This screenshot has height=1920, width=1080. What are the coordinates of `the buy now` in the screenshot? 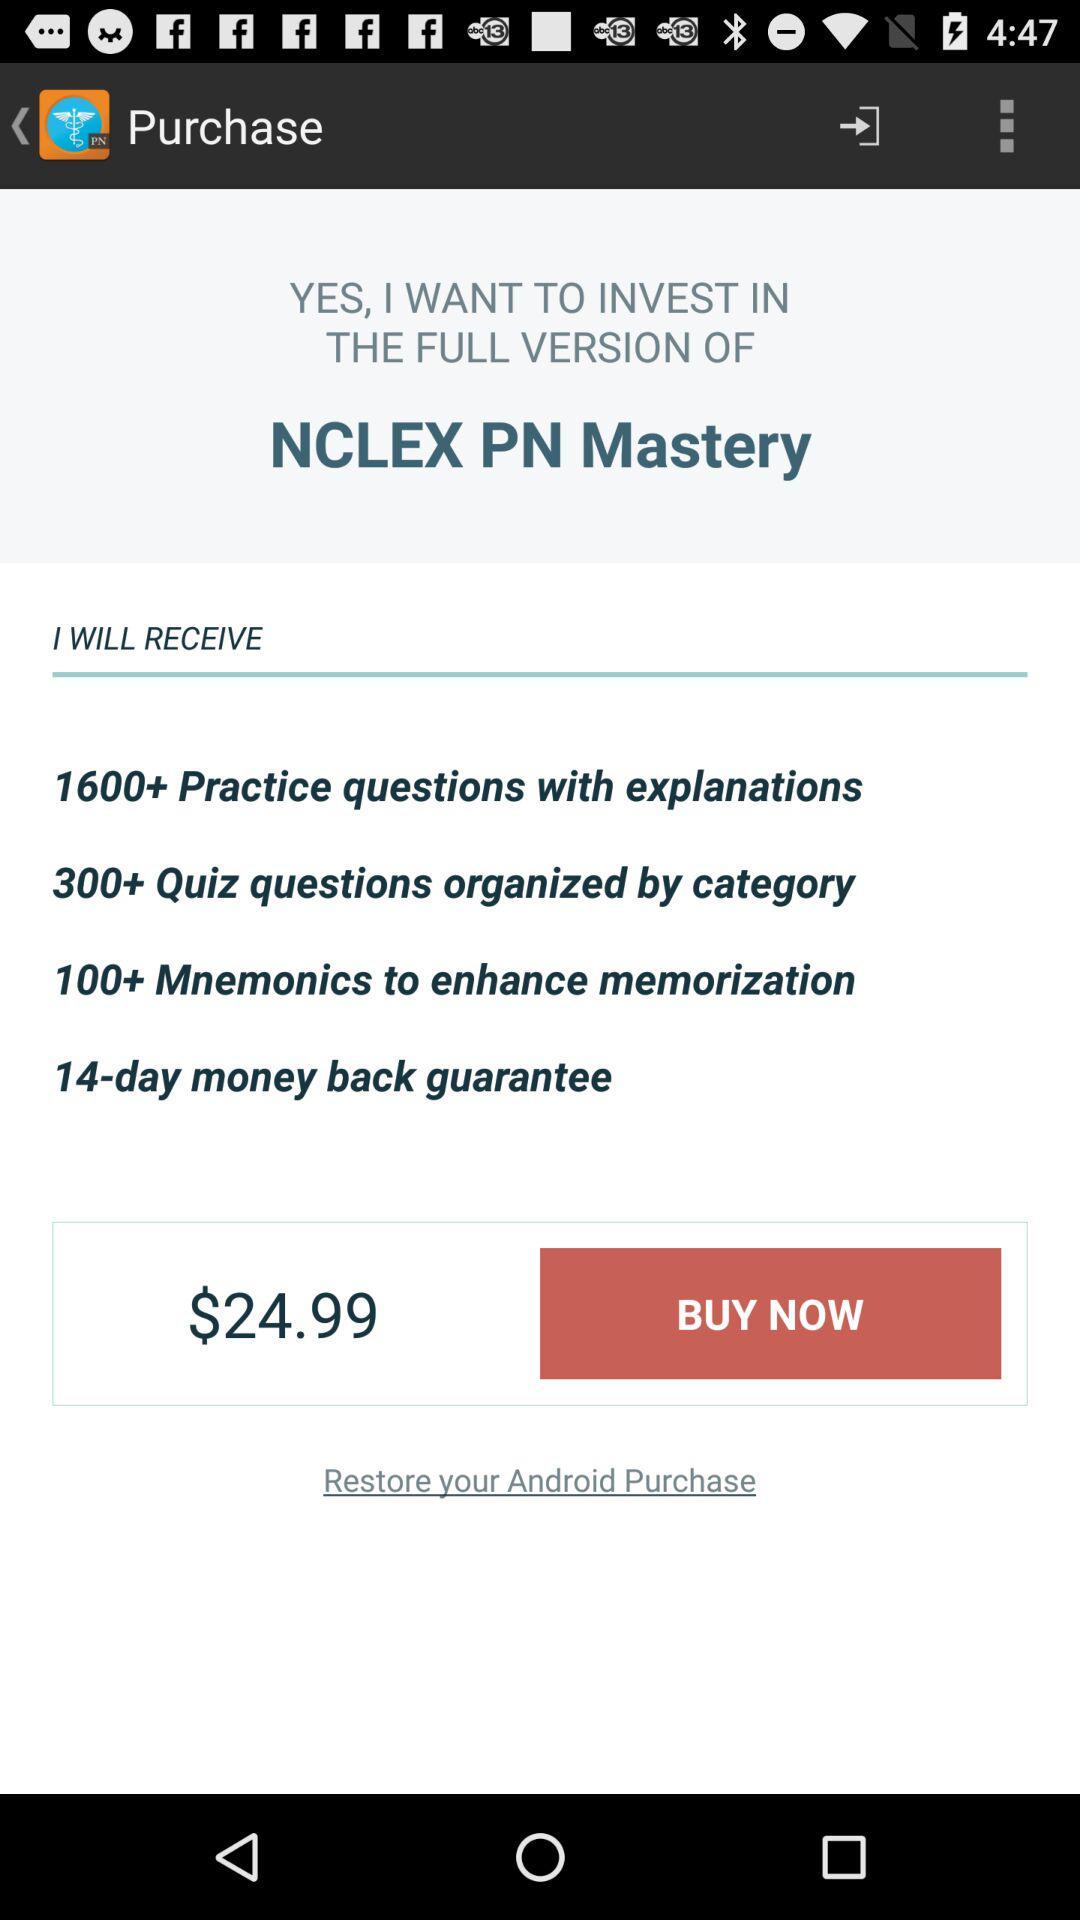 It's located at (769, 1313).